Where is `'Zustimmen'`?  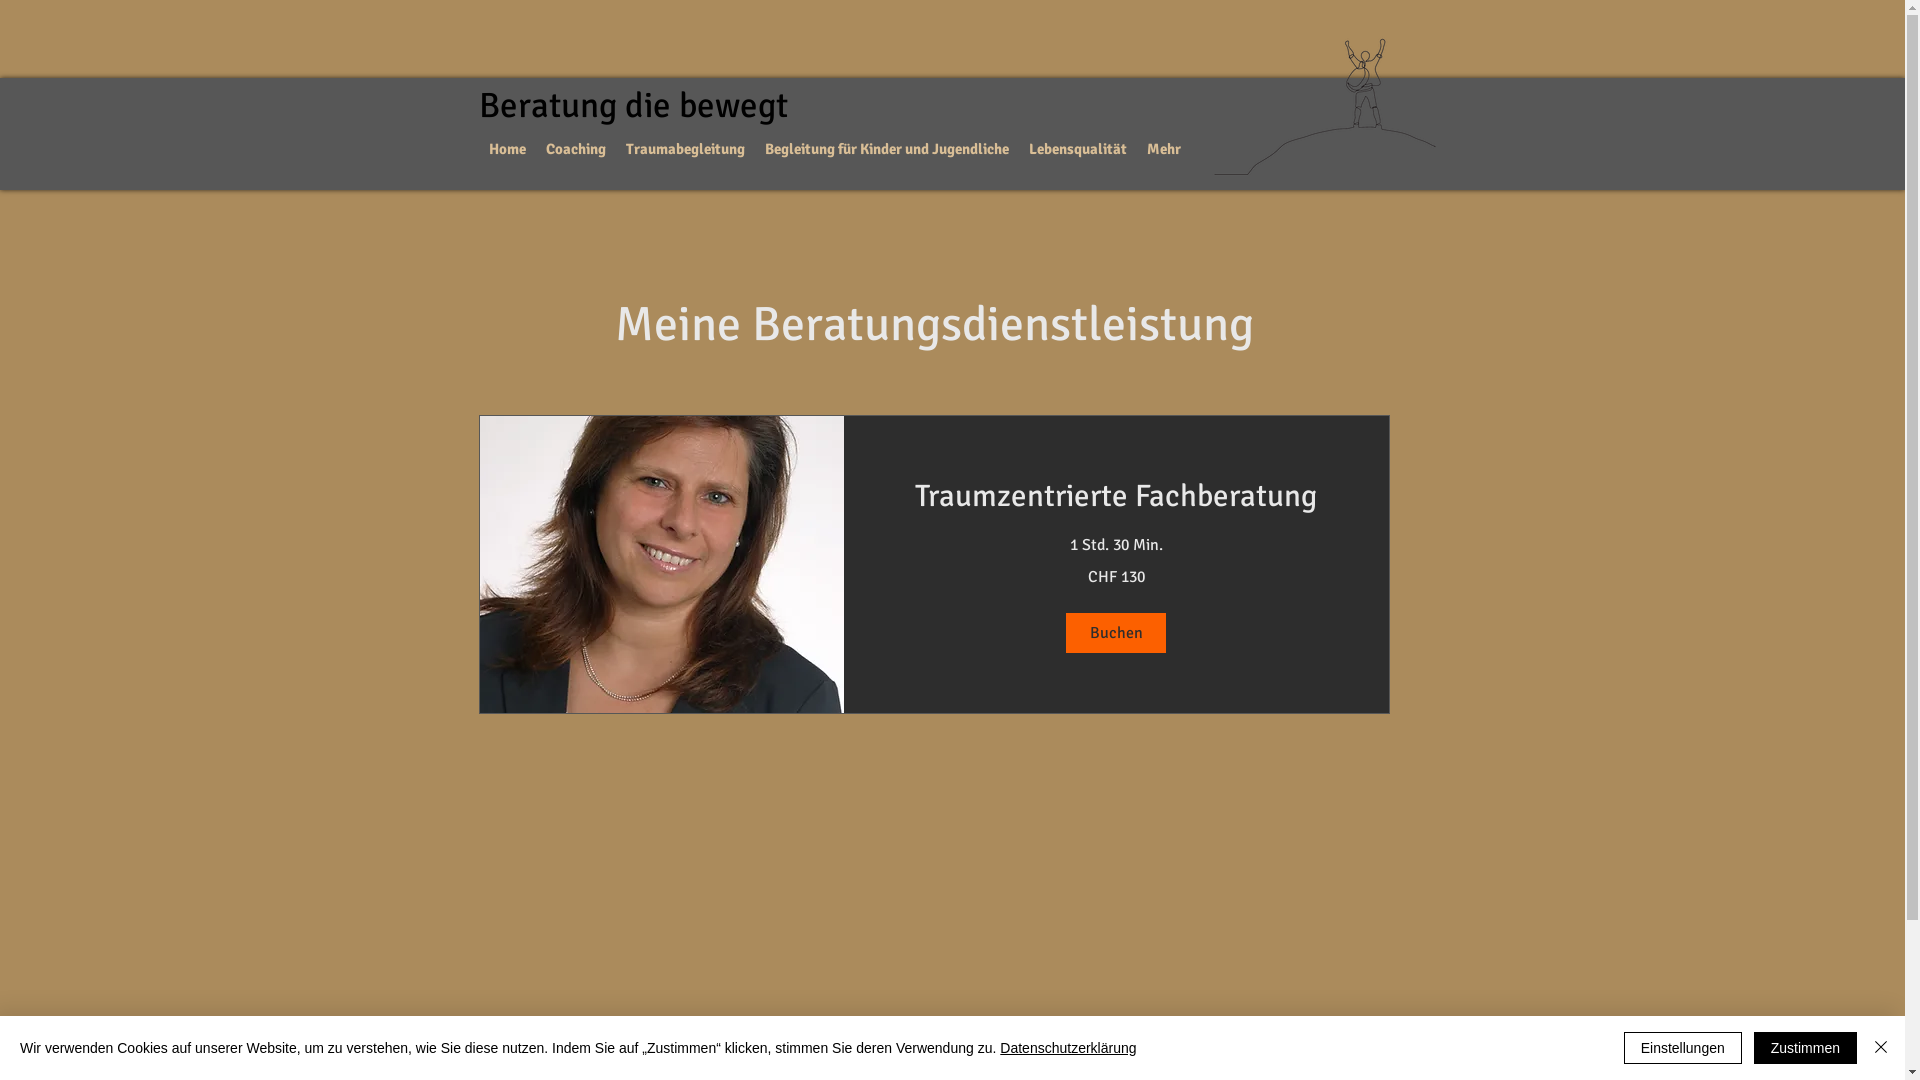
'Zustimmen' is located at coordinates (1805, 1047).